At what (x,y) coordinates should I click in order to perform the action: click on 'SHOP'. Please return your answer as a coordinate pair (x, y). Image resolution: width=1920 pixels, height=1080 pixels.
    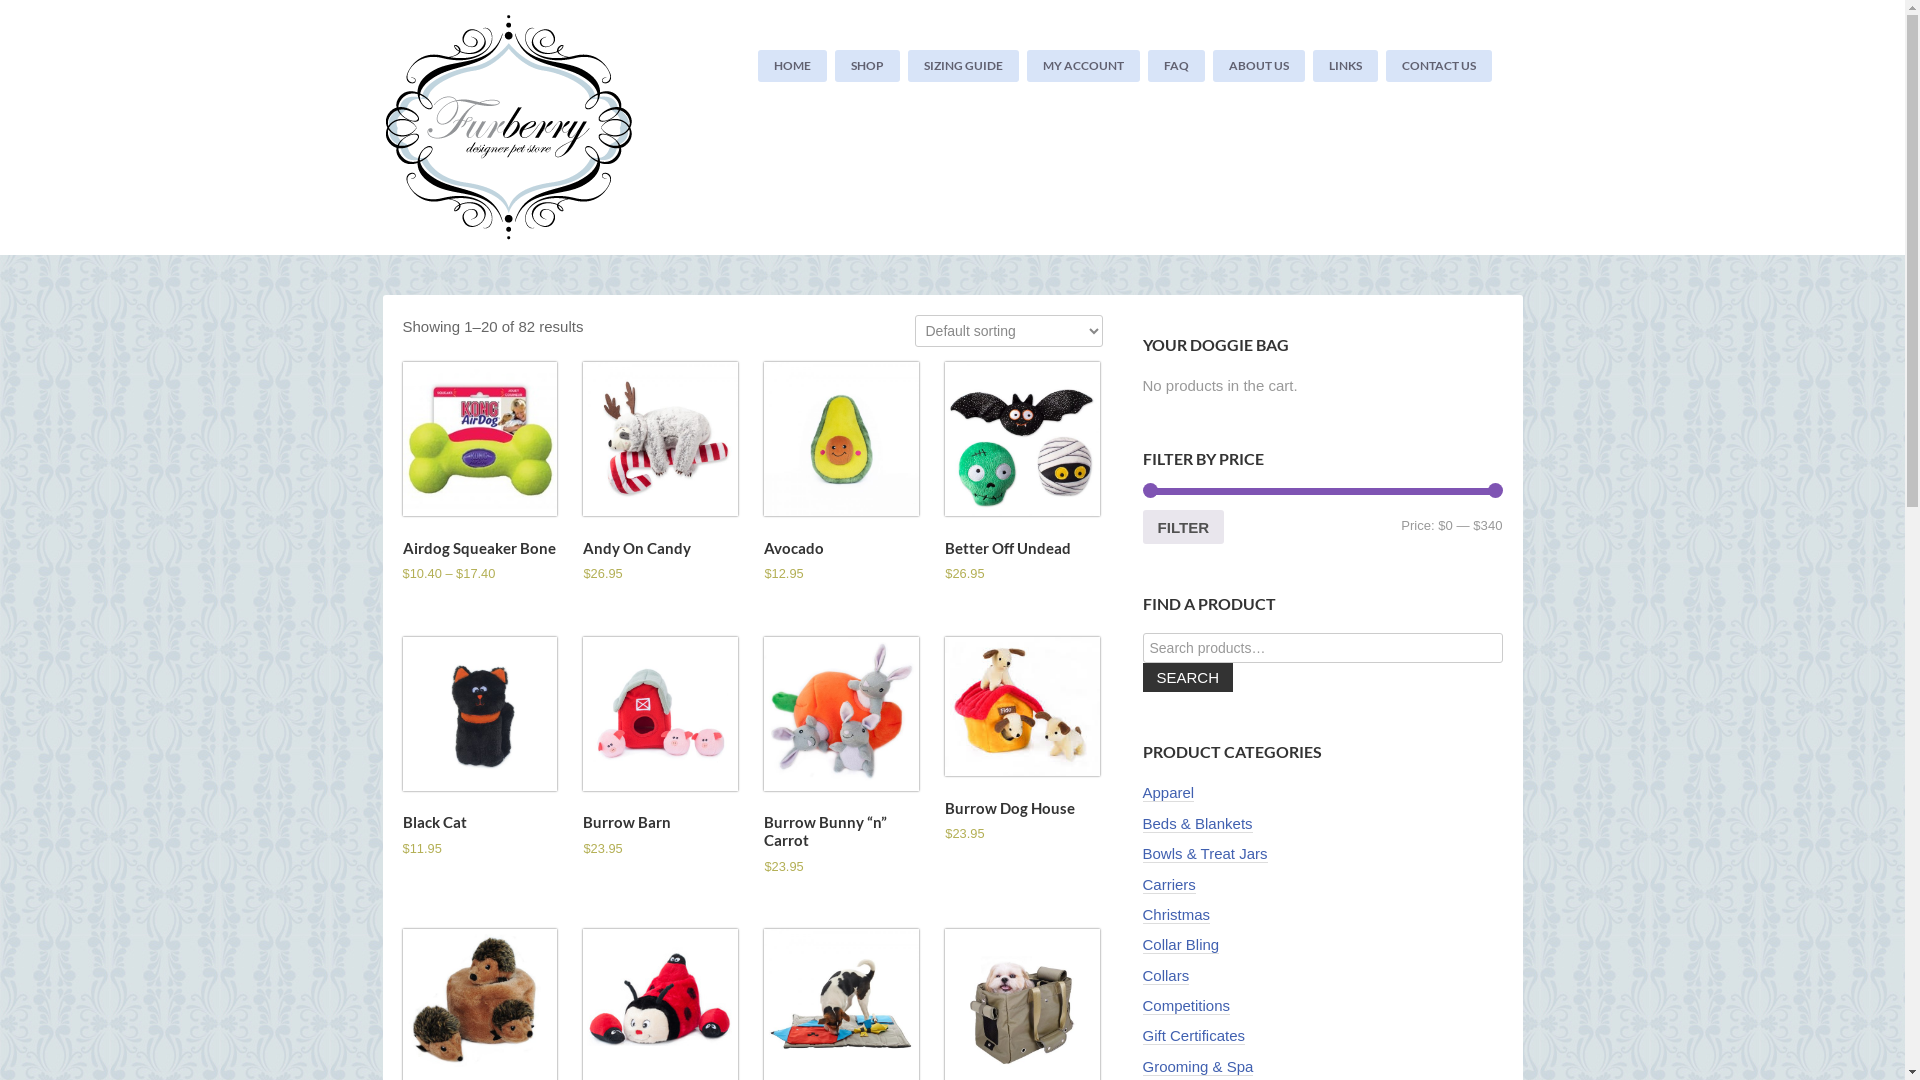
    Looking at the image, I should click on (835, 64).